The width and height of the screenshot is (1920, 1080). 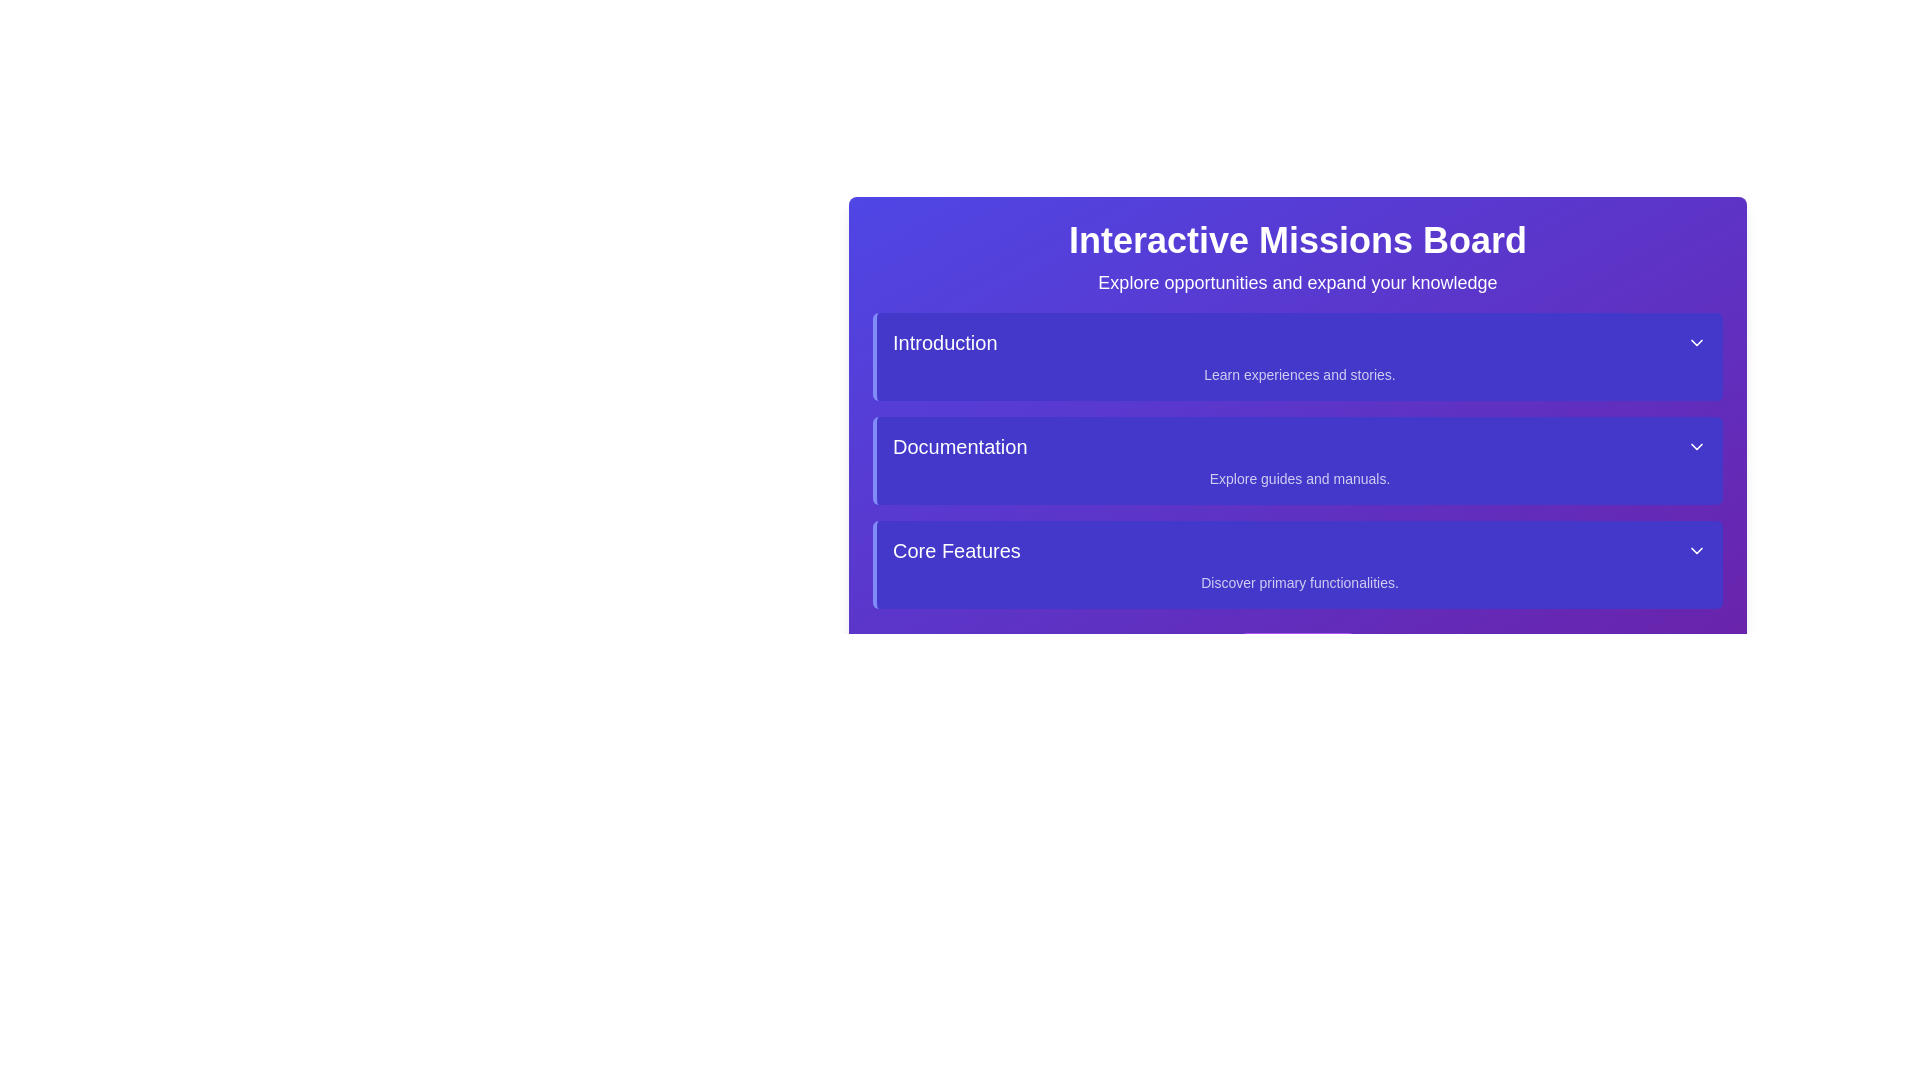 What do you see at coordinates (1297, 564) in the screenshot?
I see `the 'Core Features' collapsible card for navigation within the 'Interactive Missions Board' interface` at bounding box center [1297, 564].